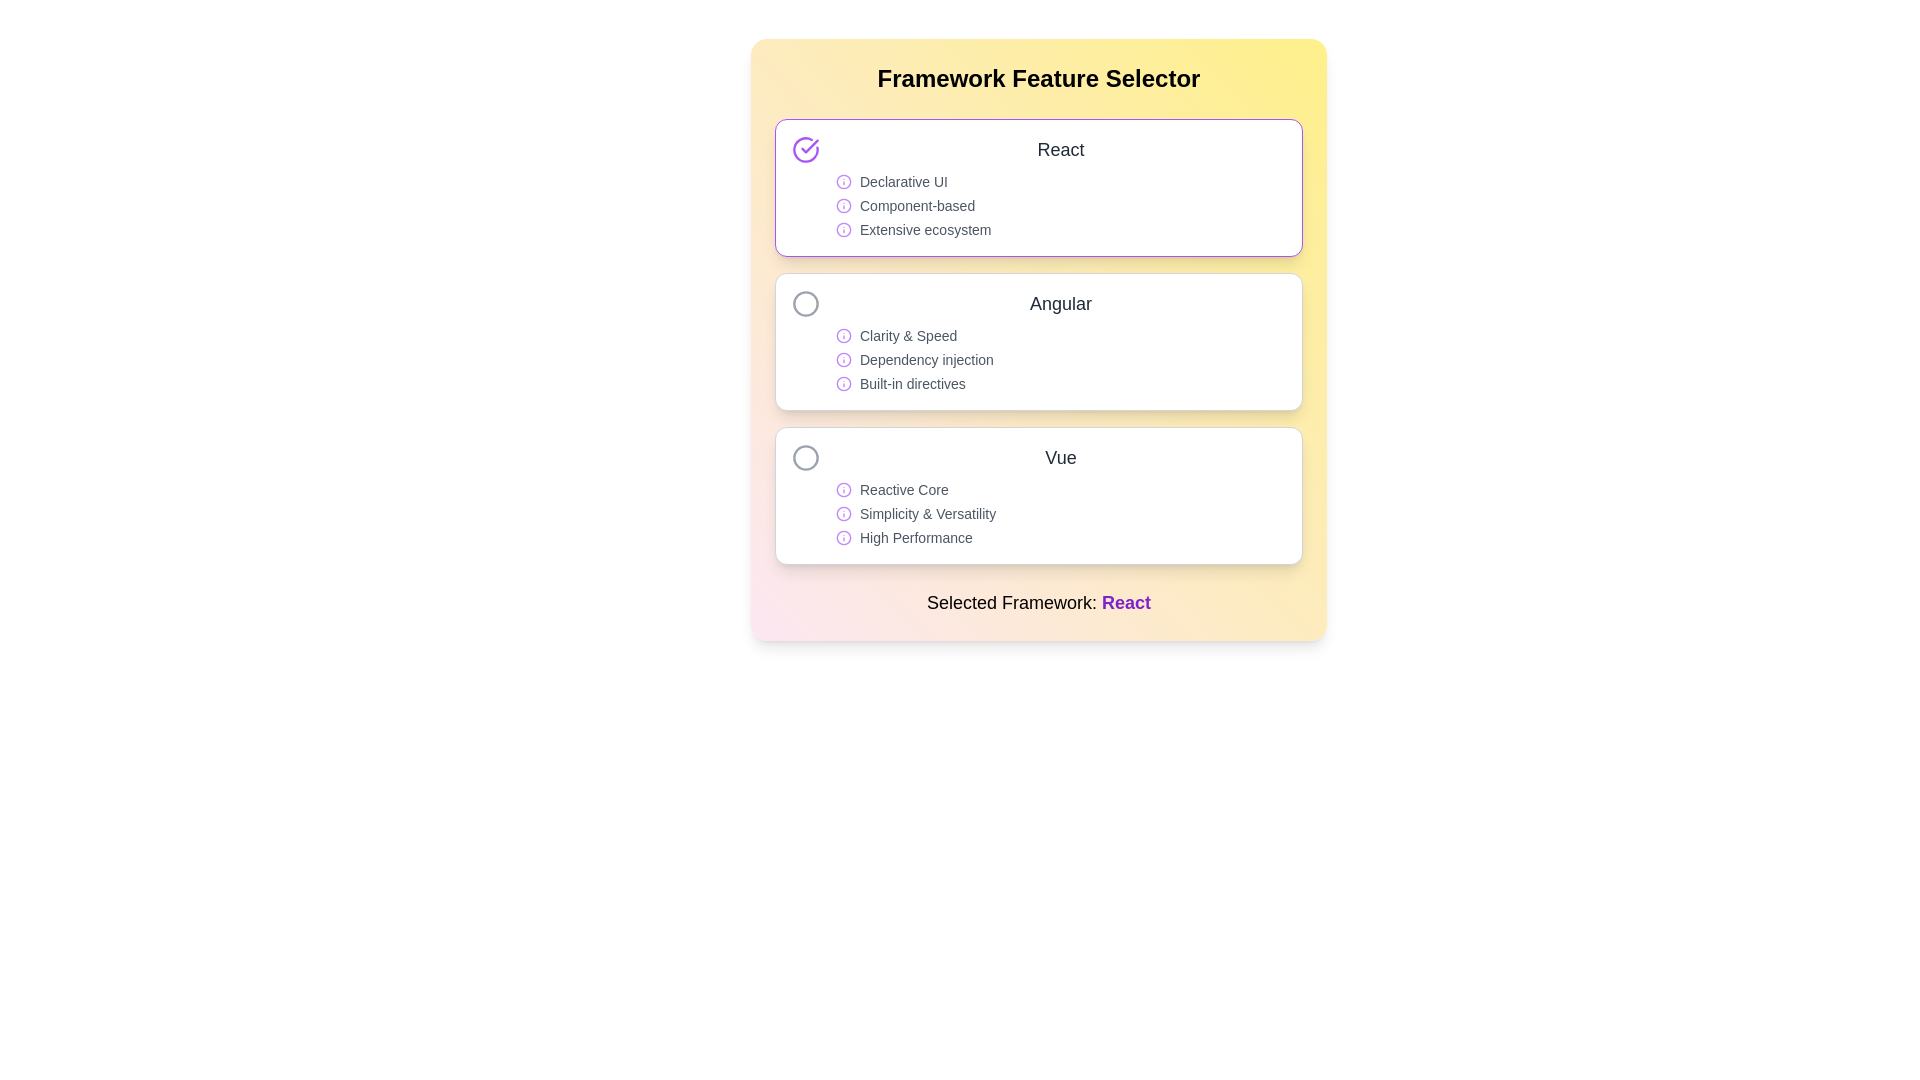 The width and height of the screenshot is (1920, 1080). I want to click on the Text label that indicates the currently selected framework, located at the bottom of the selection interface with a gradient background, so click(1038, 601).